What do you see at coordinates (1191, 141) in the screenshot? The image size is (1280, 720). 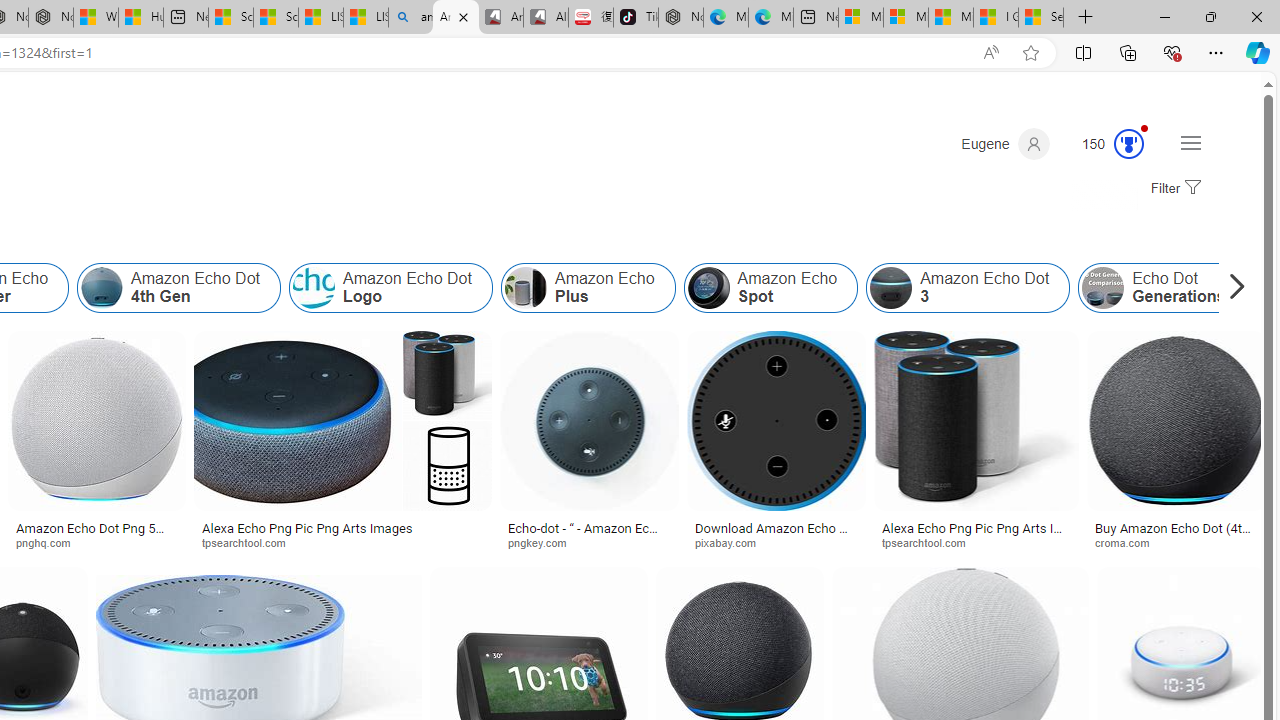 I see `'Settings and quick links'` at bounding box center [1191, 141].